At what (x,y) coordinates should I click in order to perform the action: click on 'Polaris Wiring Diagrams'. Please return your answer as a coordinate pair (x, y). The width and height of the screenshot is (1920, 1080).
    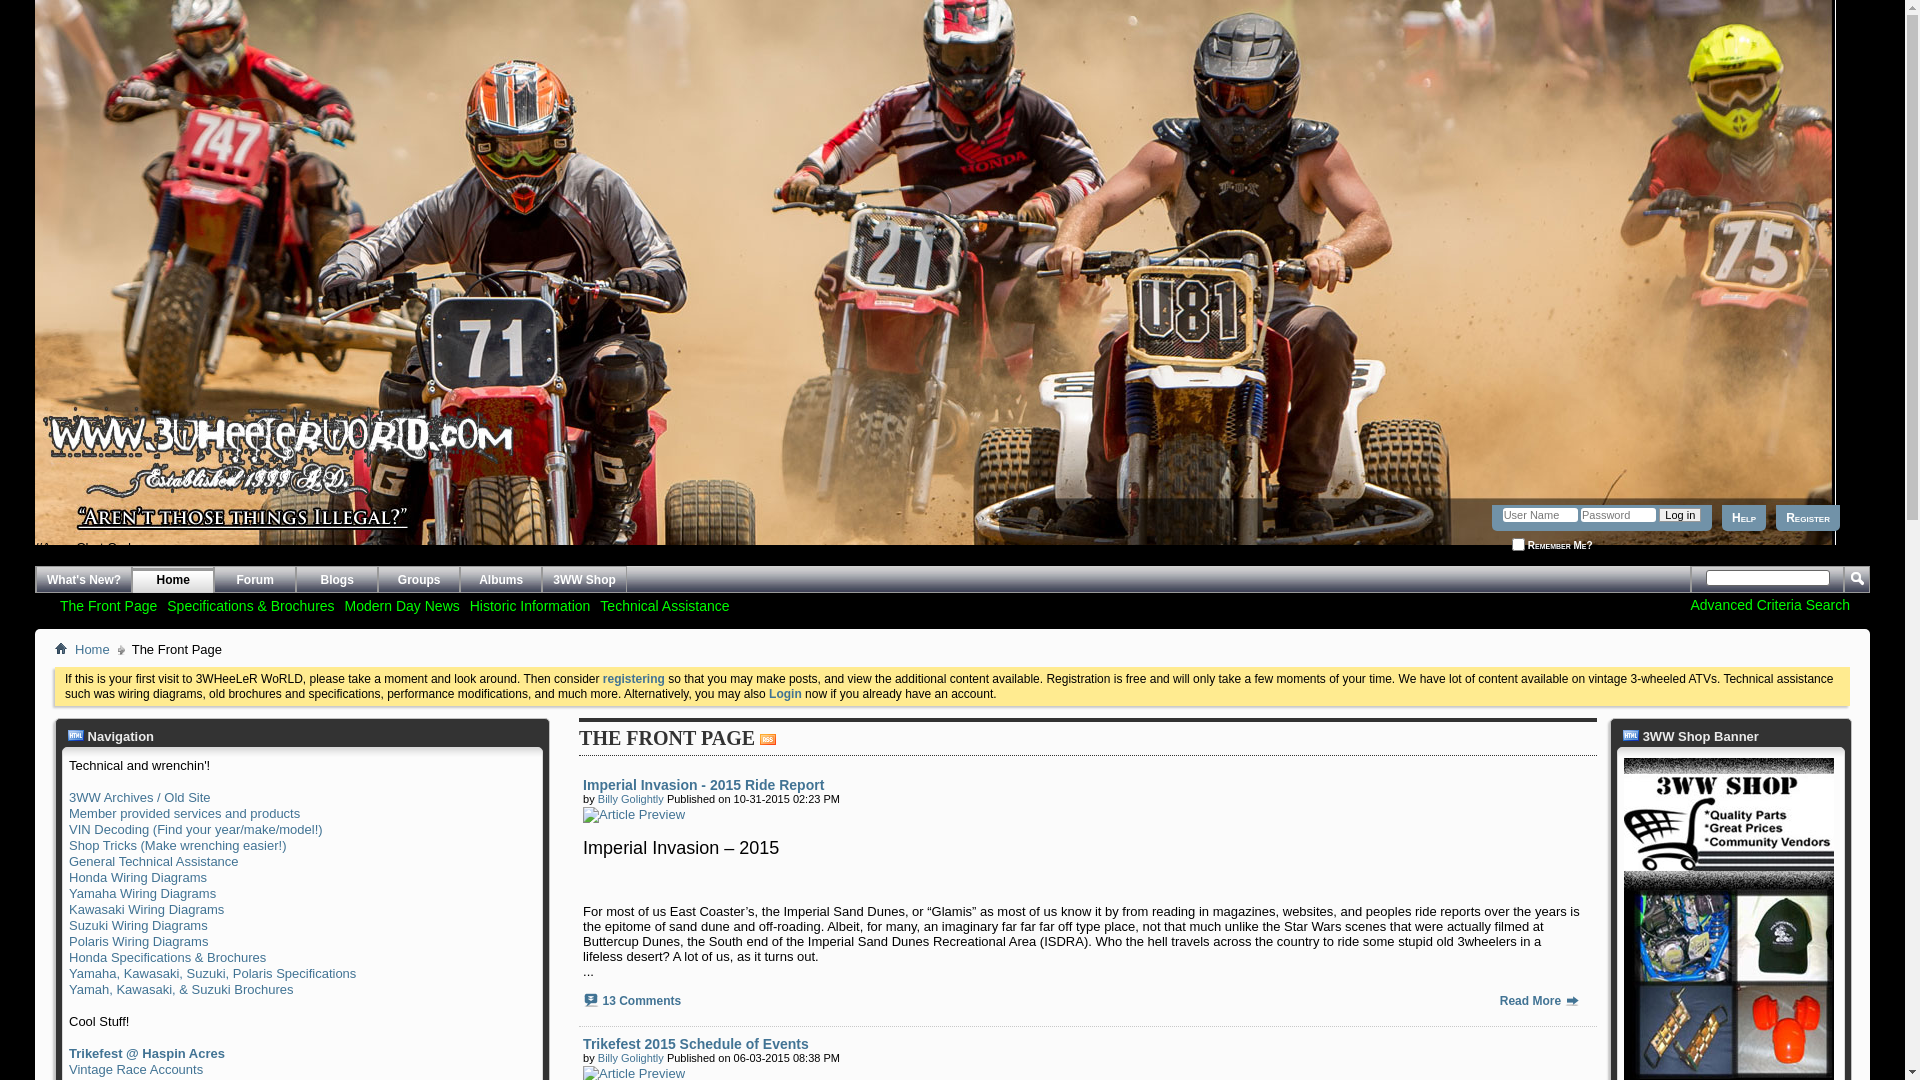
    Looking at the image, I should click on (137, 941).